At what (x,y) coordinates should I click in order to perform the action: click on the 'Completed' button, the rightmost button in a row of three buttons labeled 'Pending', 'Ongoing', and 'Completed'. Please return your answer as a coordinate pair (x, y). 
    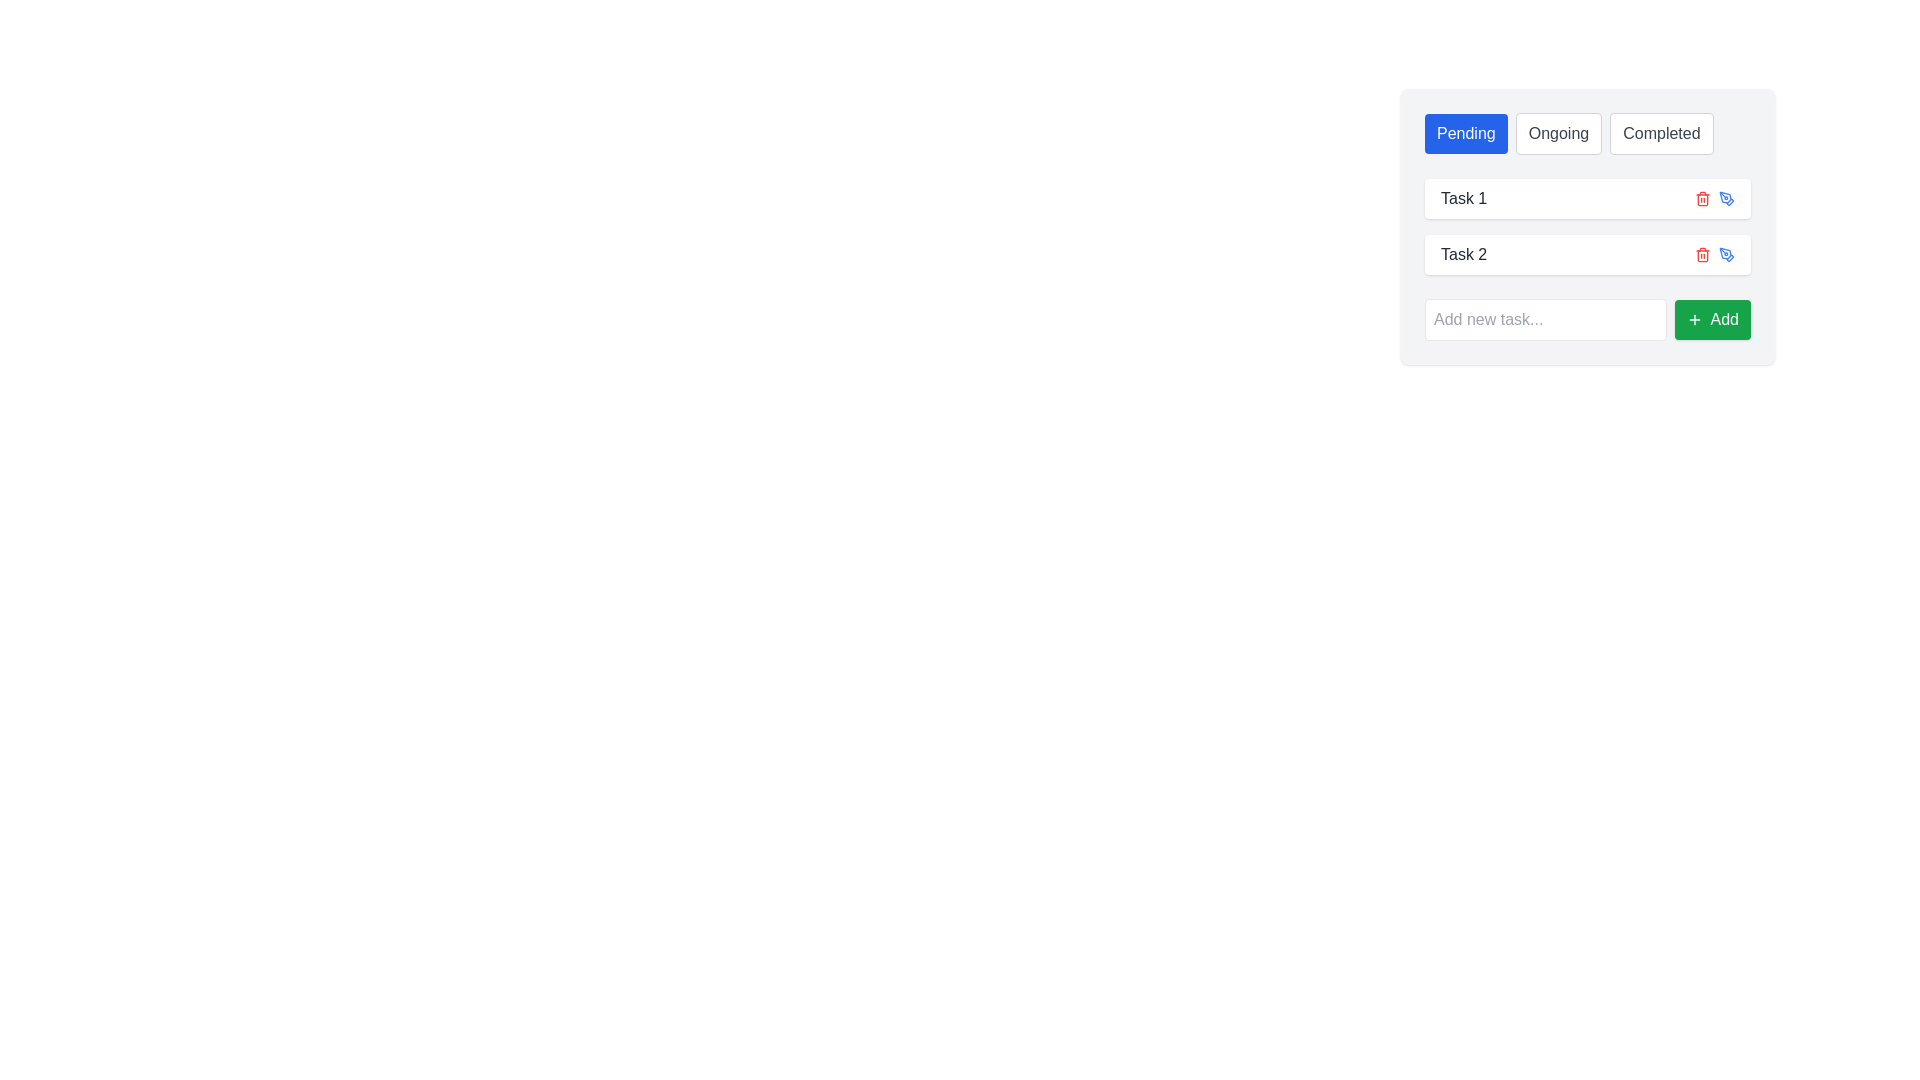
    Looking at the image, I should click on (1661, 134).